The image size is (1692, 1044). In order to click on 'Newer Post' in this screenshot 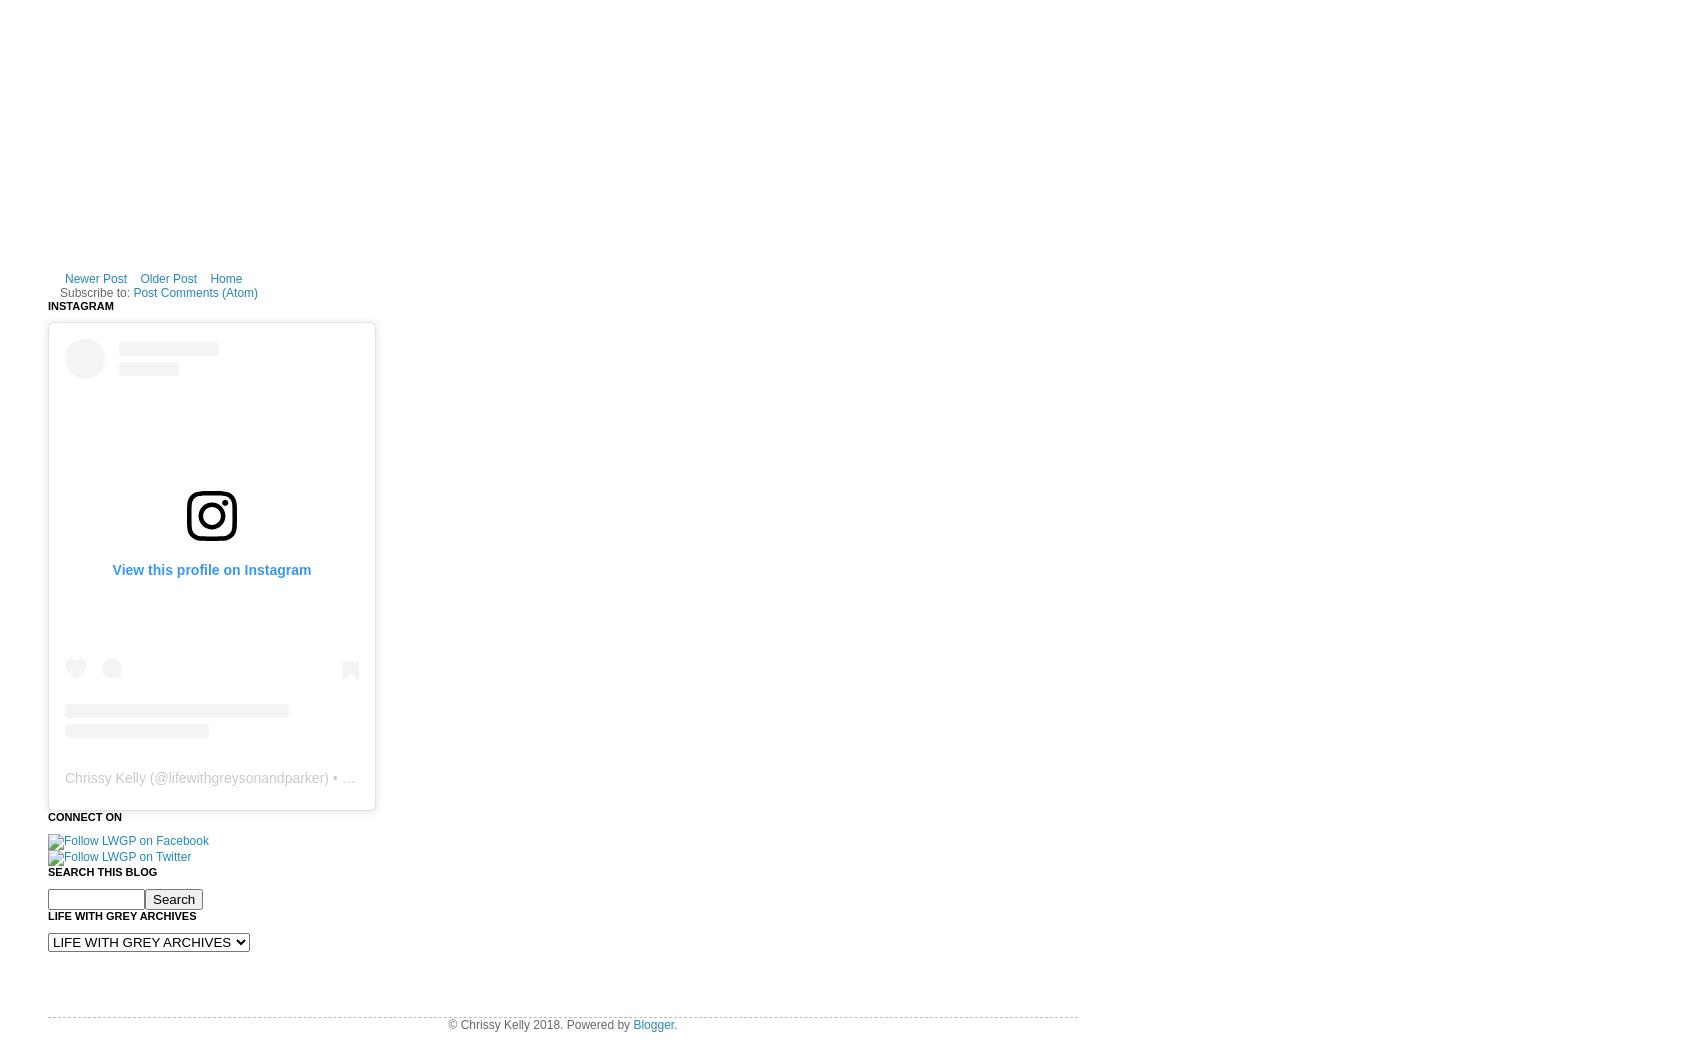, I will do `click(95, 277)`.